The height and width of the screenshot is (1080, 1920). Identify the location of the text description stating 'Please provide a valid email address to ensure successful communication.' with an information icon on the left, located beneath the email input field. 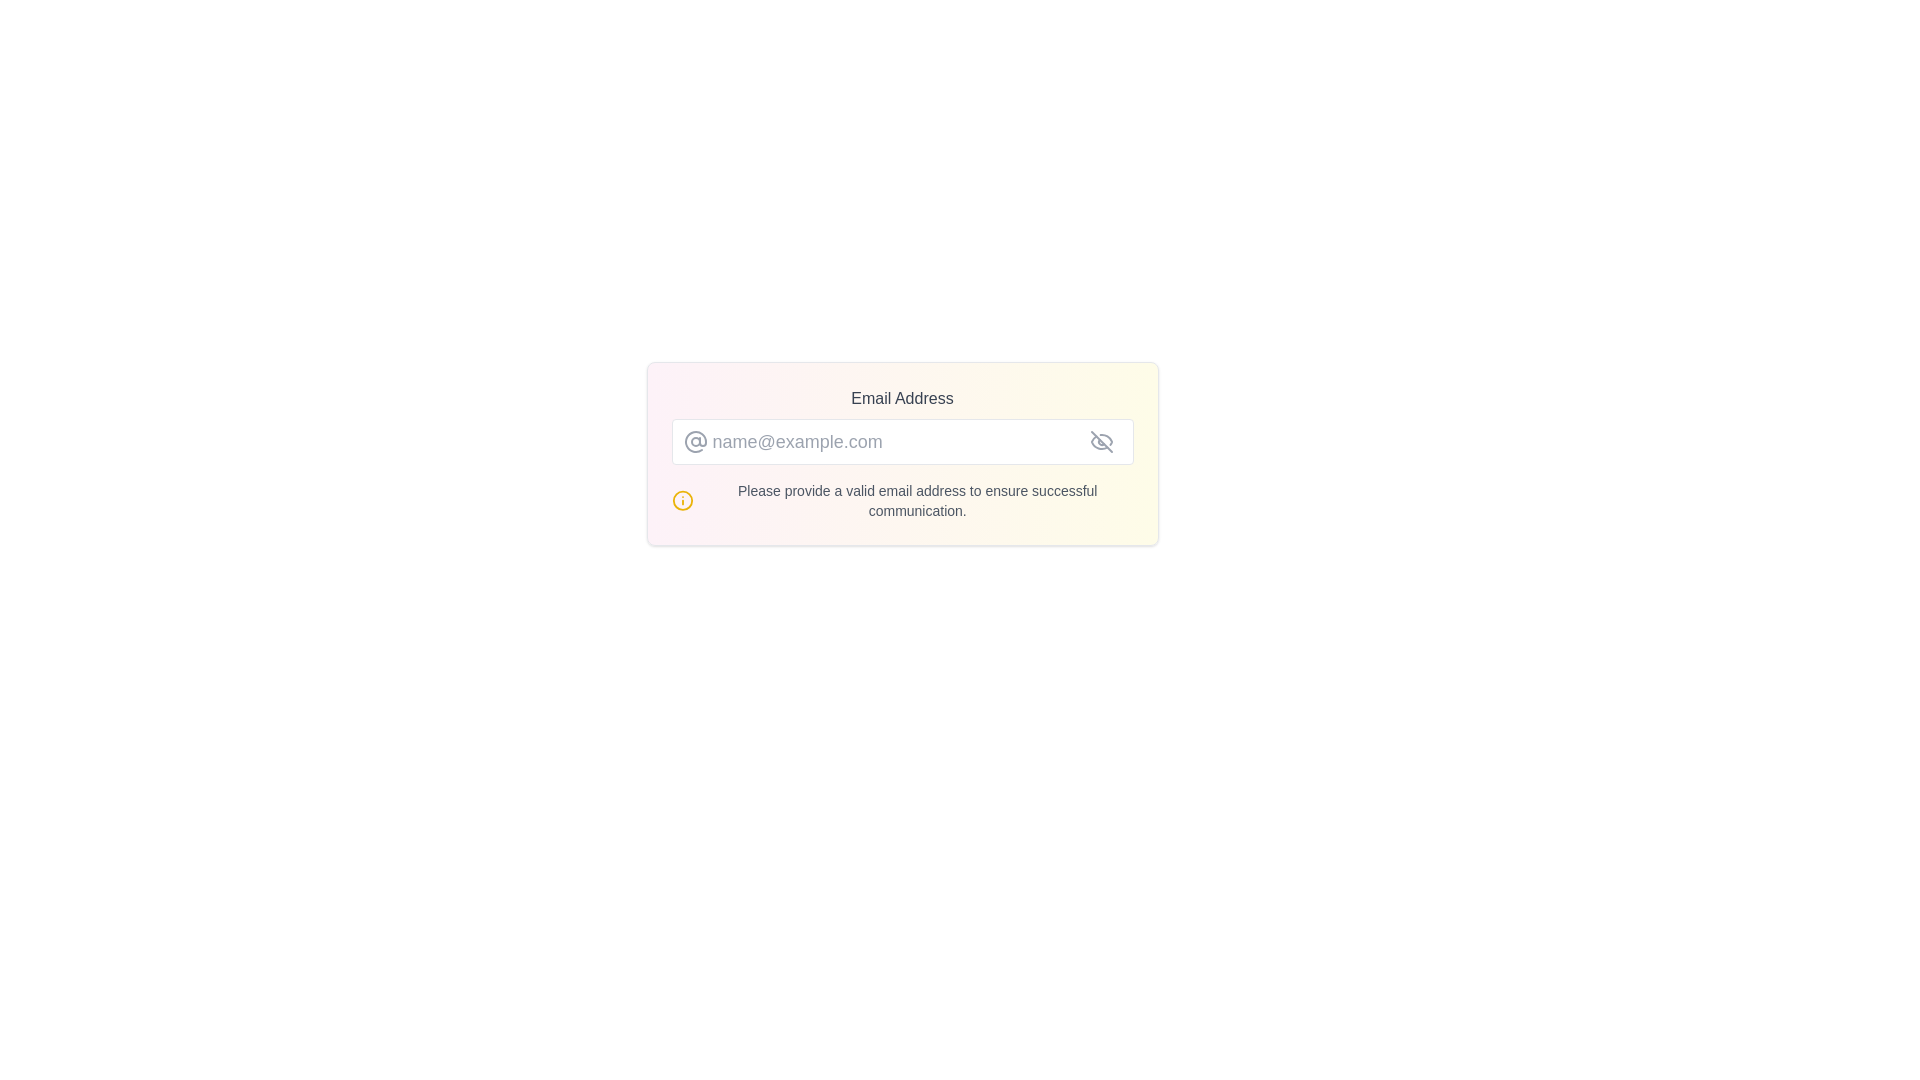
(901, 500).